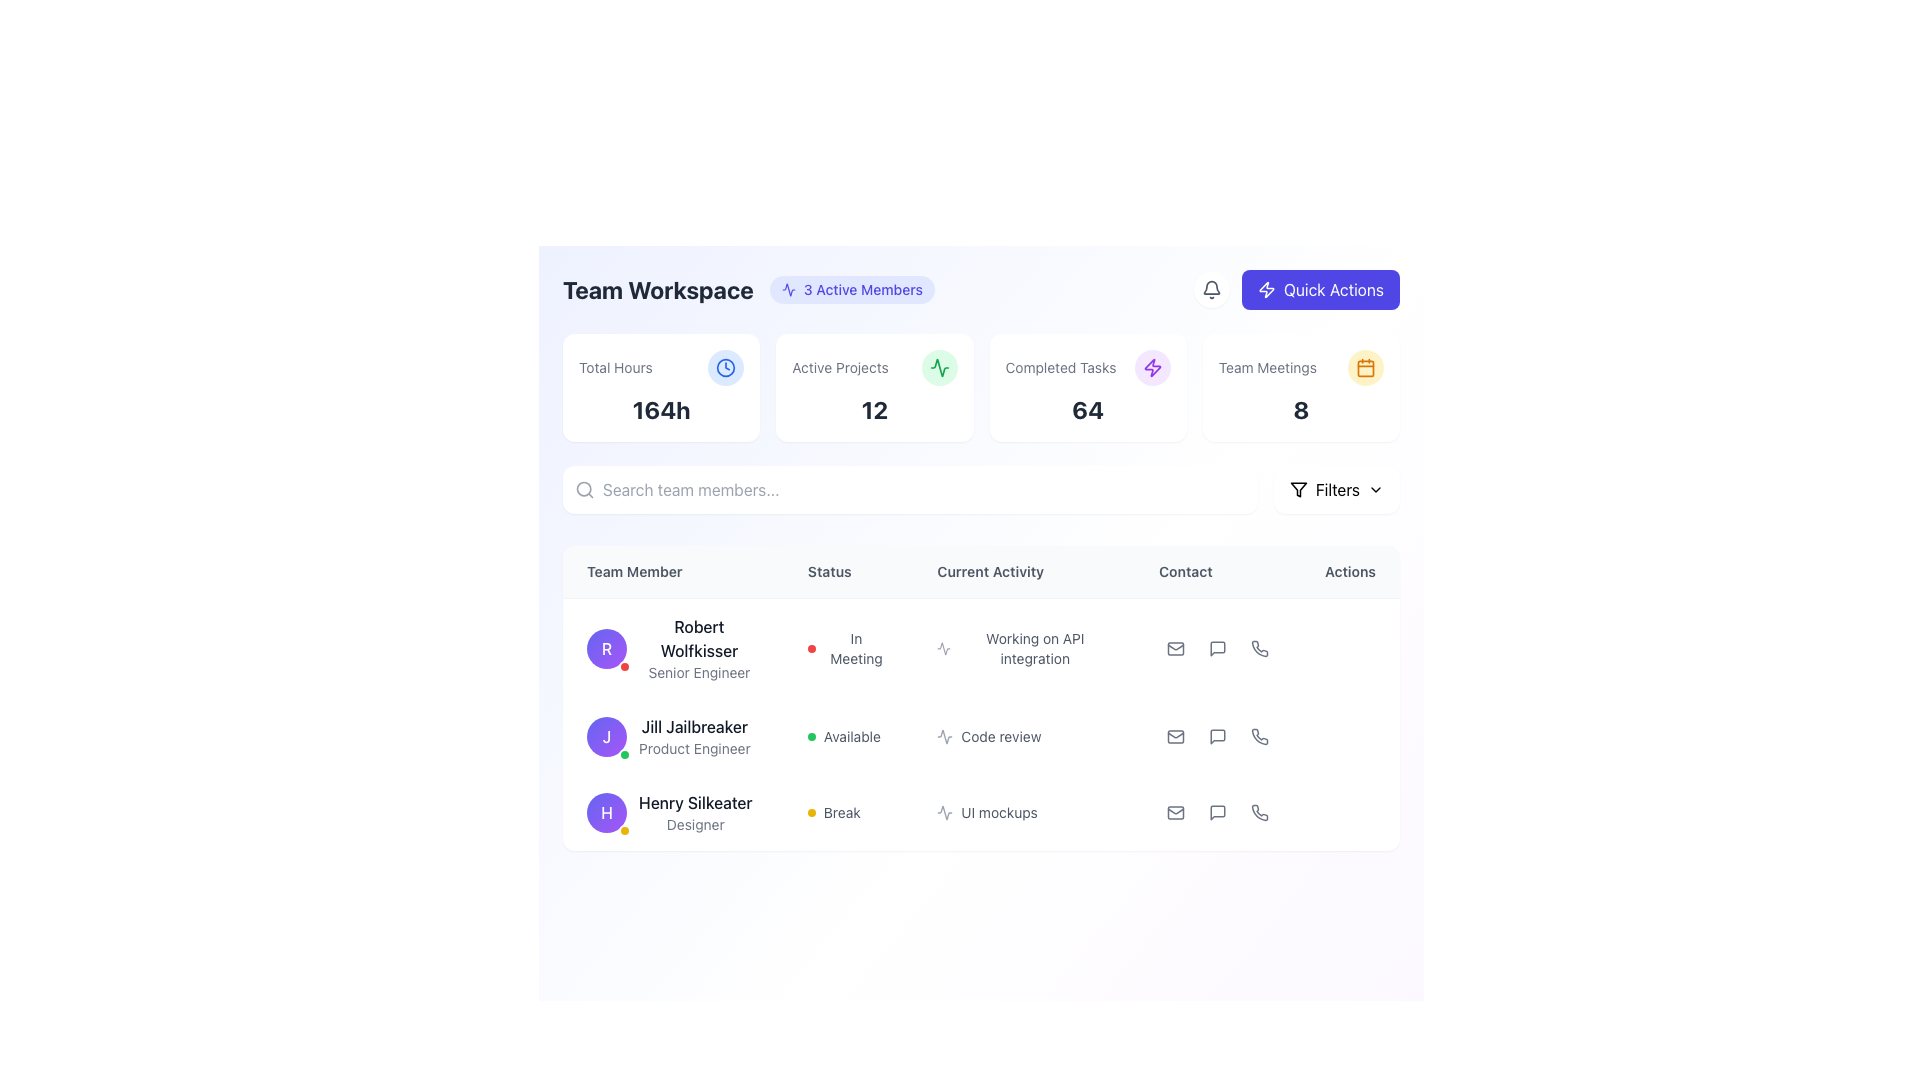  What do you see at coordinates (1176, 648) in the screenshot?
I see `the Mail icon located in the 'Contact' column for 'Robert Wolfkisser' to initiate an email action` at bounding box center [1176, 648].